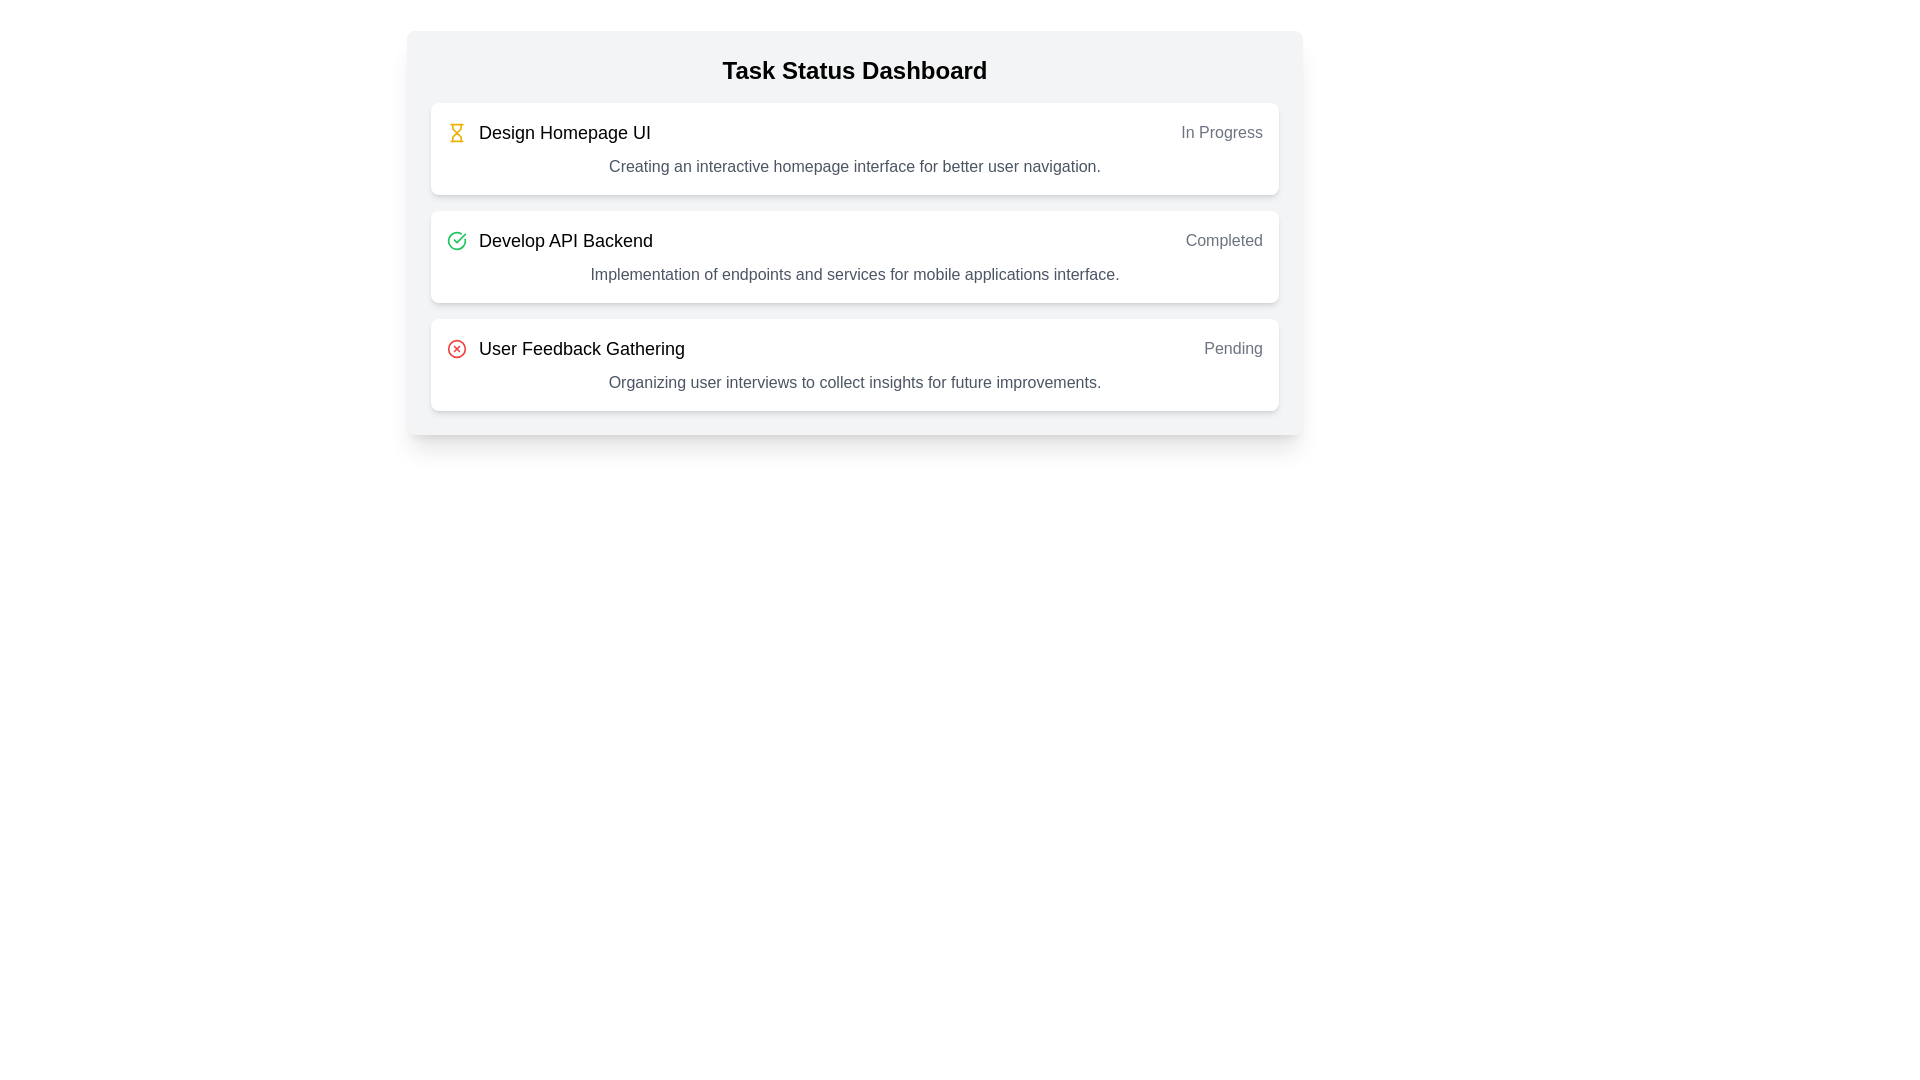  Describe the element at coordinates (854, 148) in the screenshot. I see `information provided on the Informative Card titled 'Design Homepage UI' which is the first card in the 'Task Status Dashboard' section` at that location.